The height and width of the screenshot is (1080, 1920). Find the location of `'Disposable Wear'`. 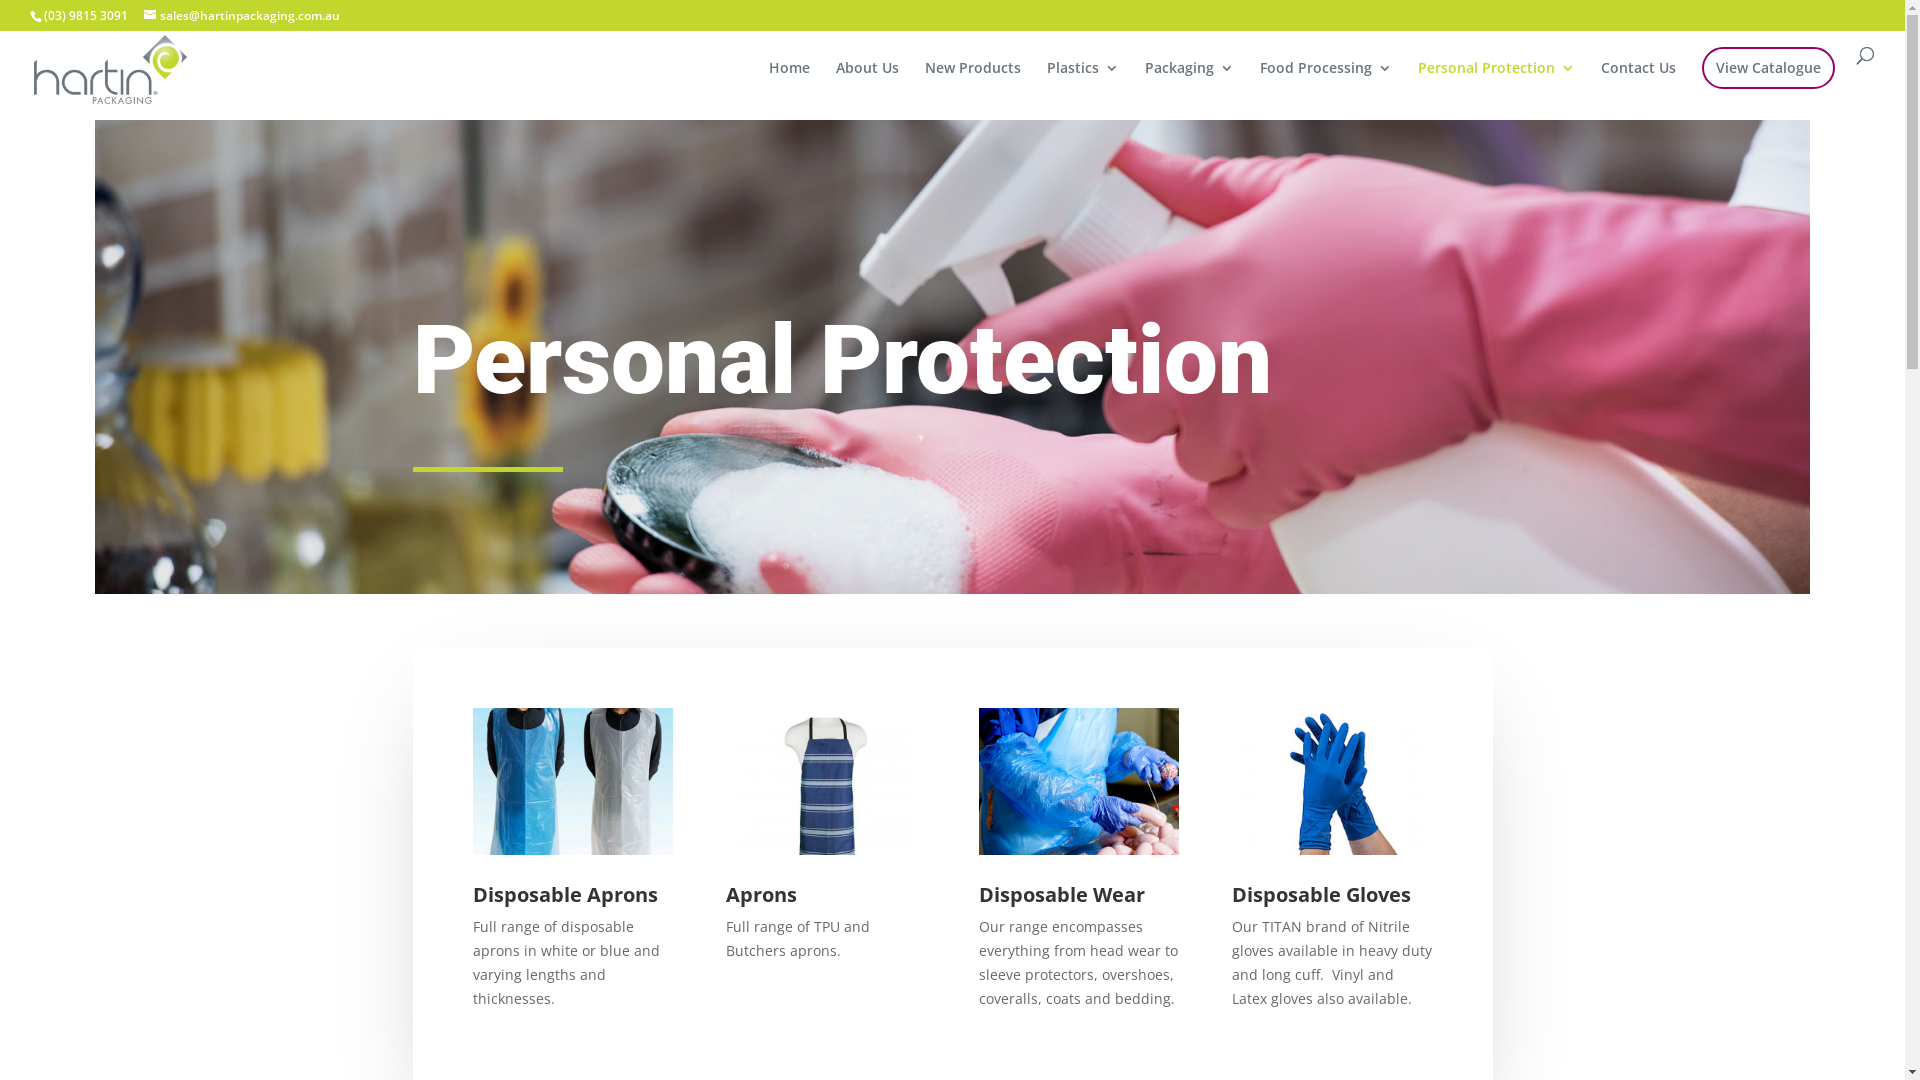

'Disposable Wear' is located at coordinates (1060, 893).